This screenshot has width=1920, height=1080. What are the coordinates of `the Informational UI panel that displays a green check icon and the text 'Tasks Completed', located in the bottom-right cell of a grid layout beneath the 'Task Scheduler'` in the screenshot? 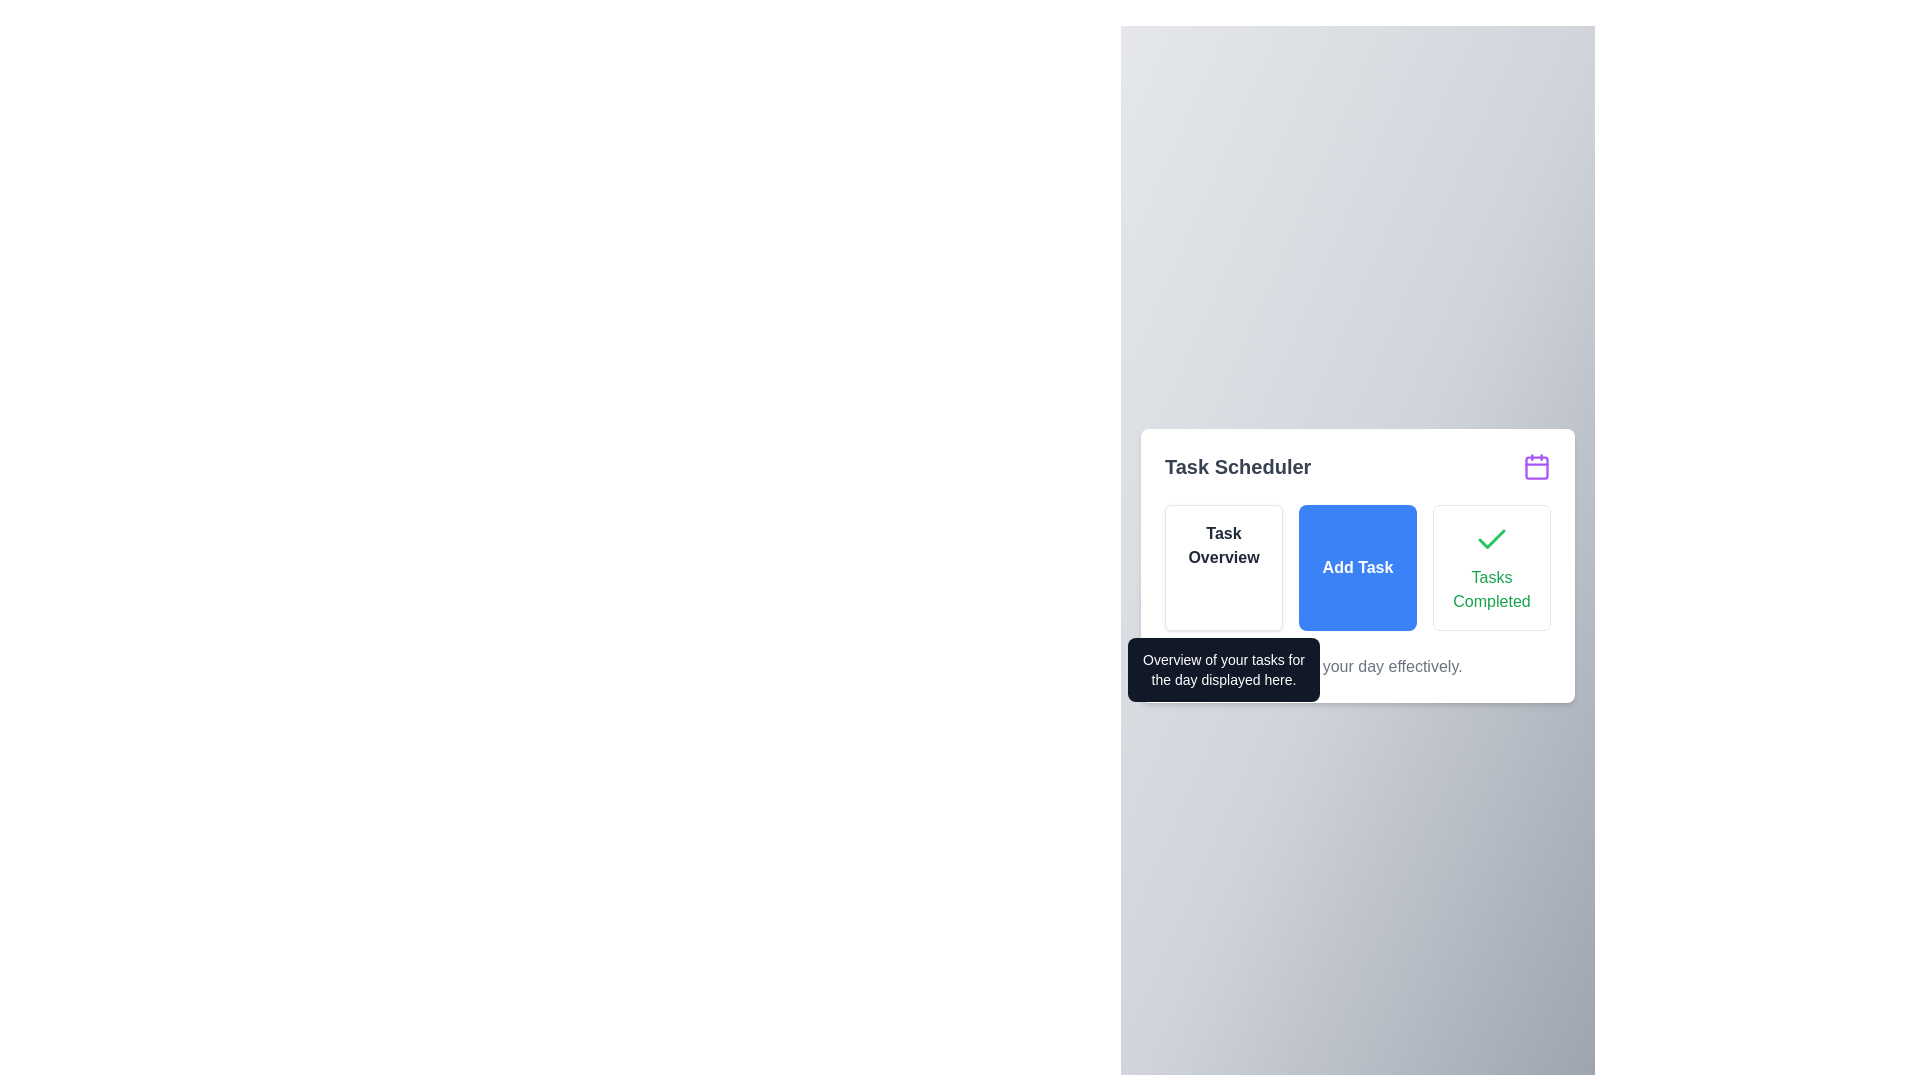 It's located at (1492, 567).